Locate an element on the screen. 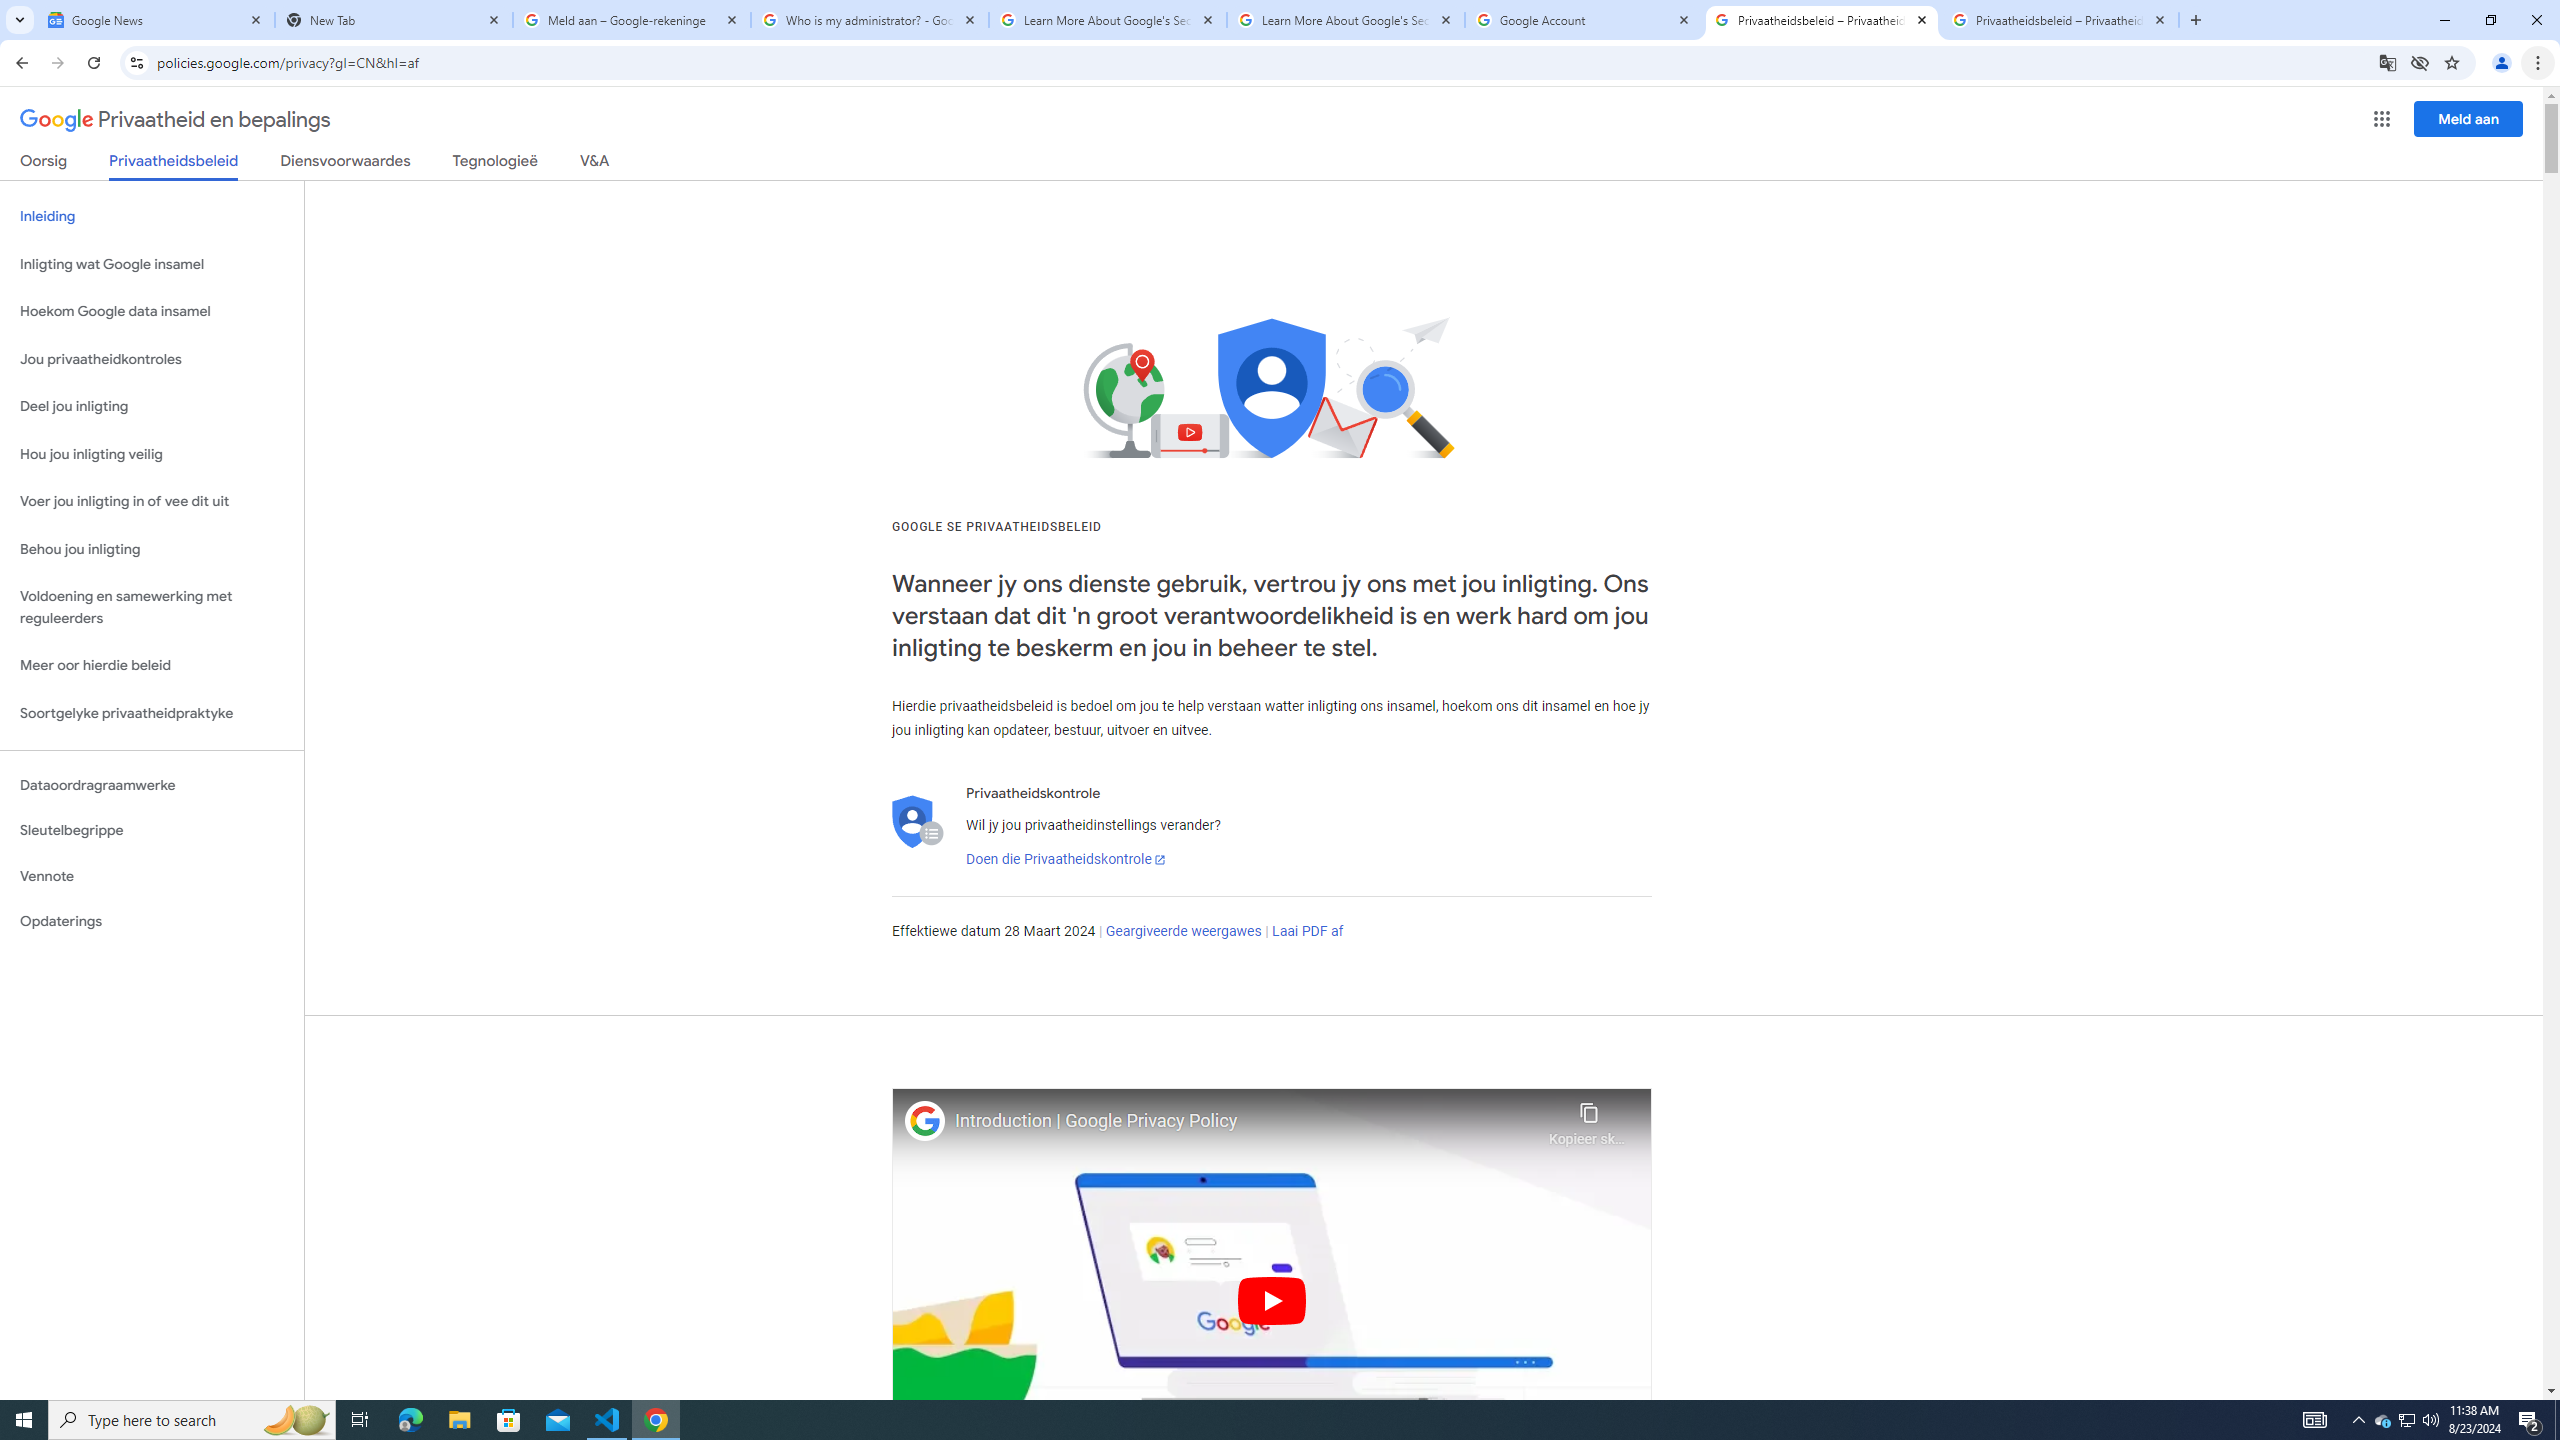  'Geargiveerde weergawes' is located at coordinates (1183, 930).